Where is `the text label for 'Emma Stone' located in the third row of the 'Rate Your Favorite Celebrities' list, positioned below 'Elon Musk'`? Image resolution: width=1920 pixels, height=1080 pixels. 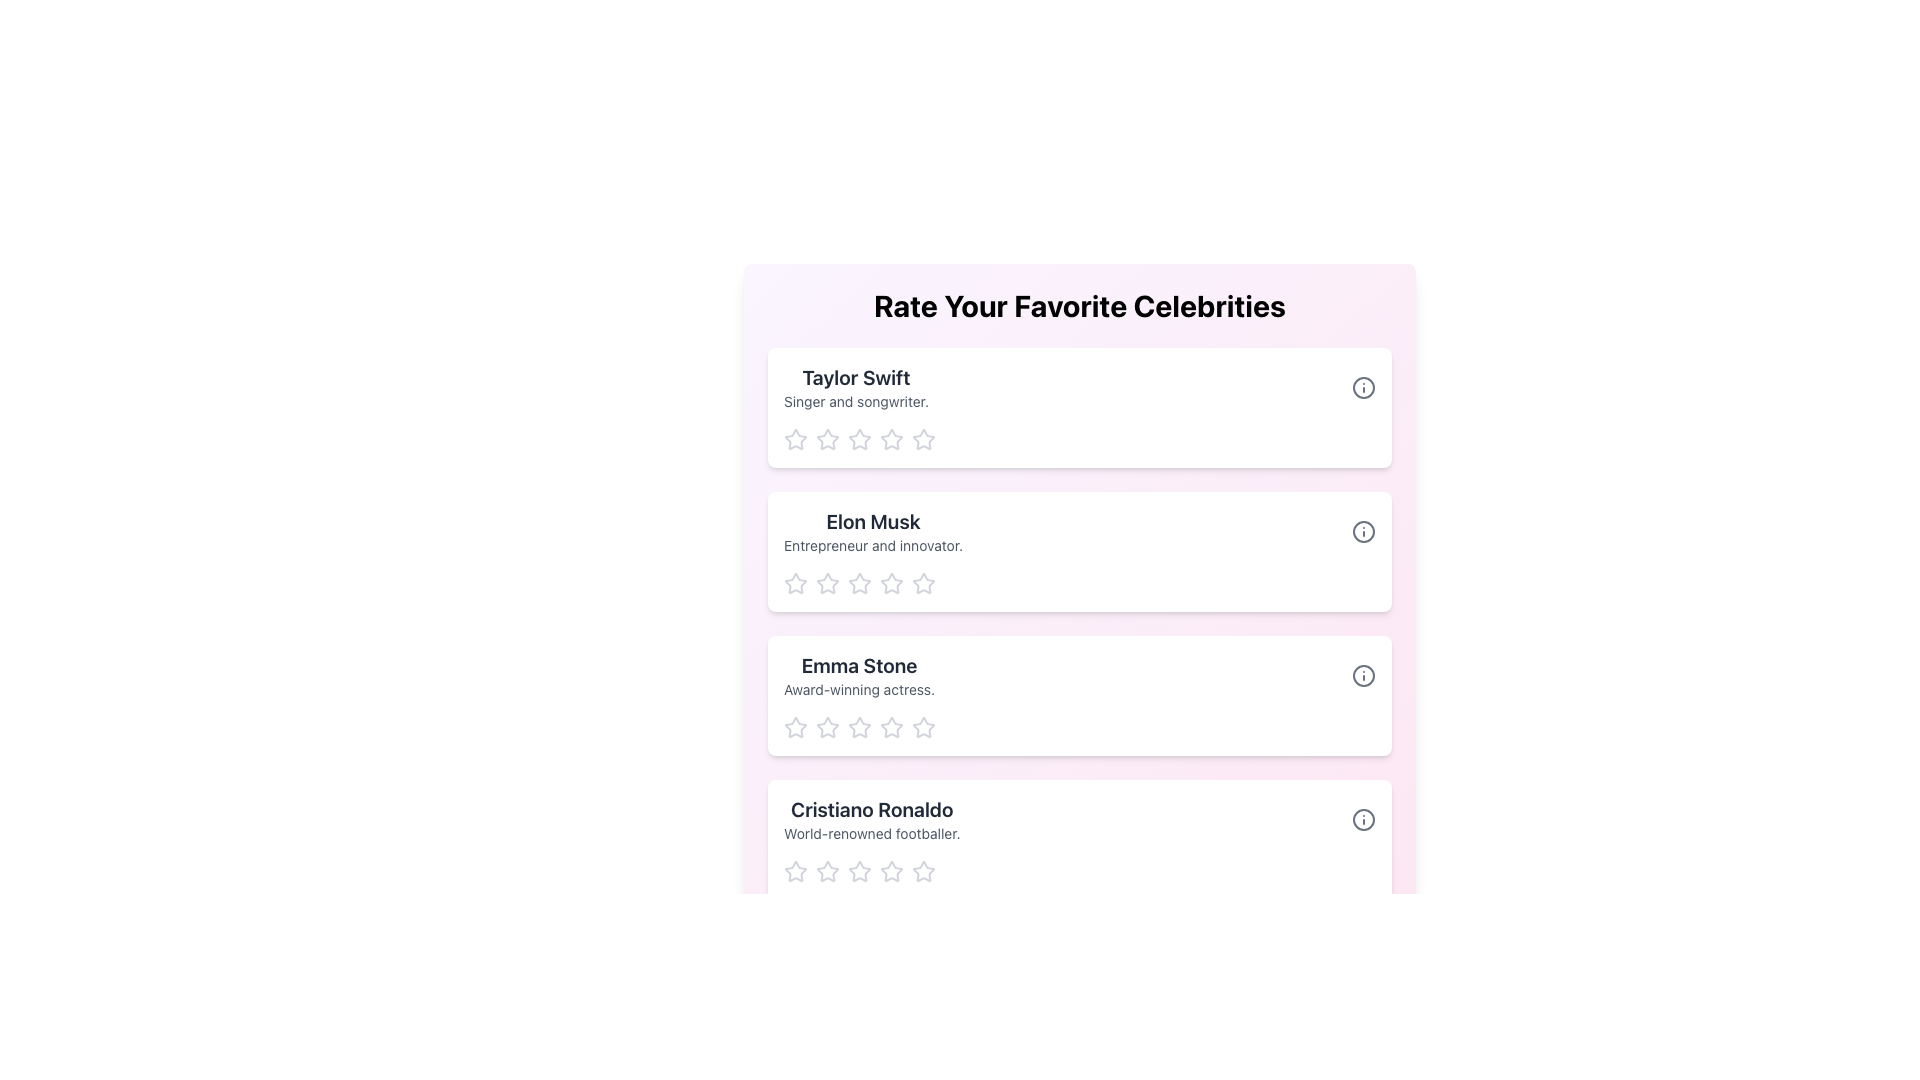 the text label for 'Emma Stone' located in the third row of the 'Rate Your Favorite Celebrities' list, positioned below 'Elon Musk' is located at coordinates (859, 675).